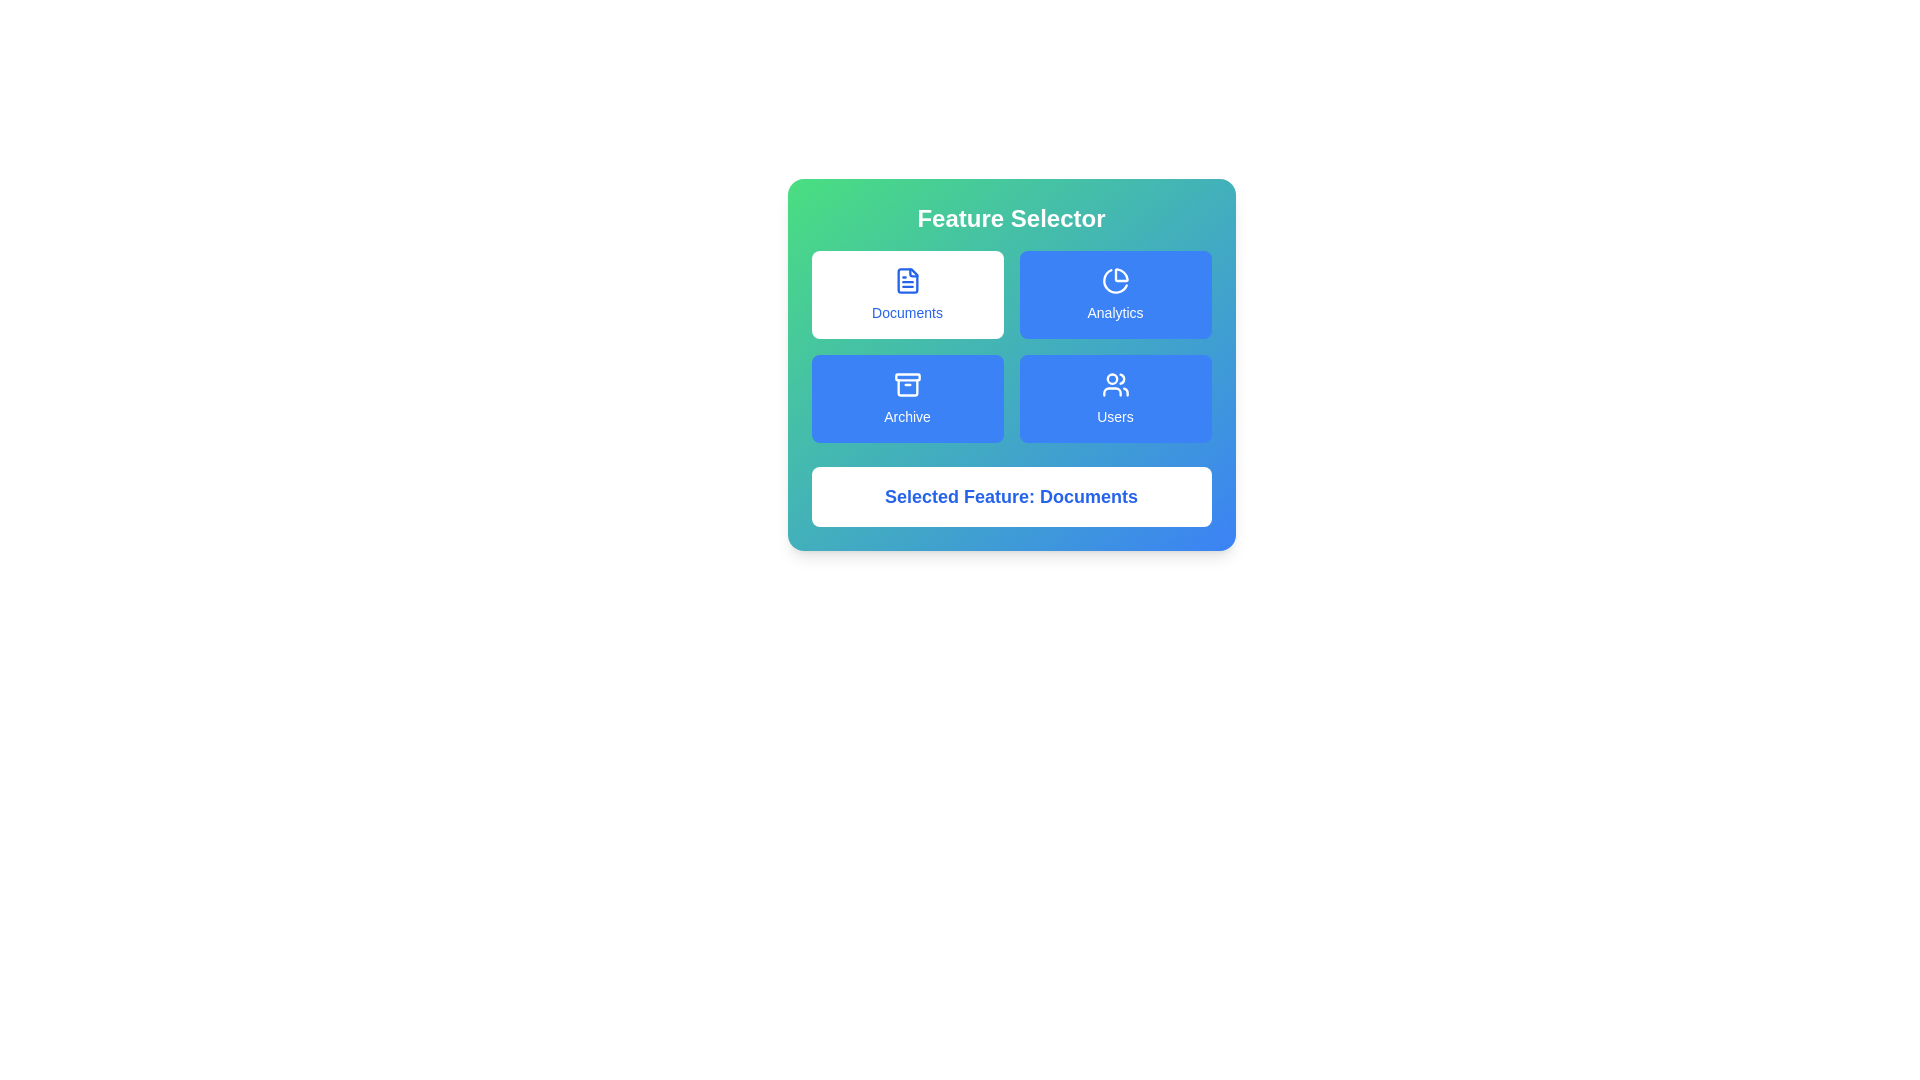  I want to click on the blue document icon located centrally within the upper-left white button labeled 'Documents' in the 'Feature Selector' panel, so click(906, 281).